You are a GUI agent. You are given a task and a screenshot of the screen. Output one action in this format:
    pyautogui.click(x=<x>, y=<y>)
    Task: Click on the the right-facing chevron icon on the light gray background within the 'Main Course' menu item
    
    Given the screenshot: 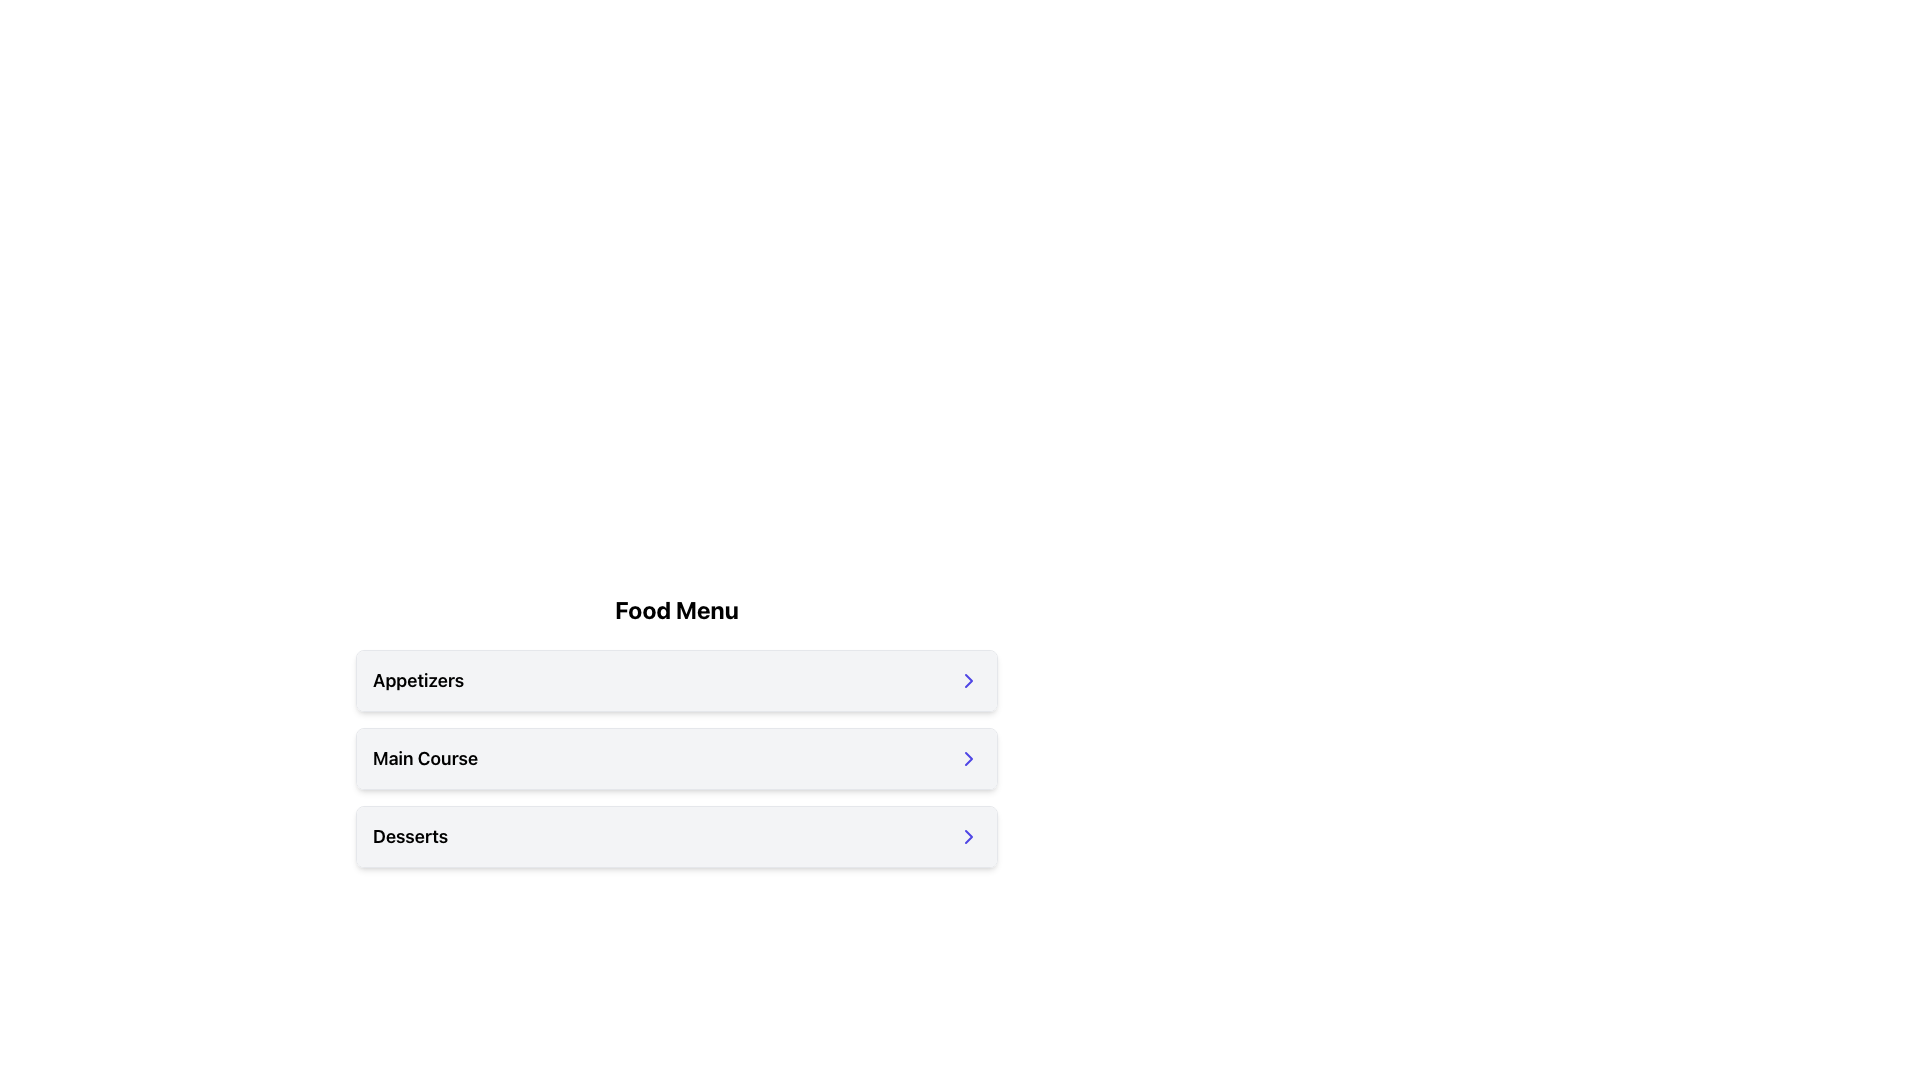 What is the action you would take?
    pyautogui.click(x=969, y=759)
    